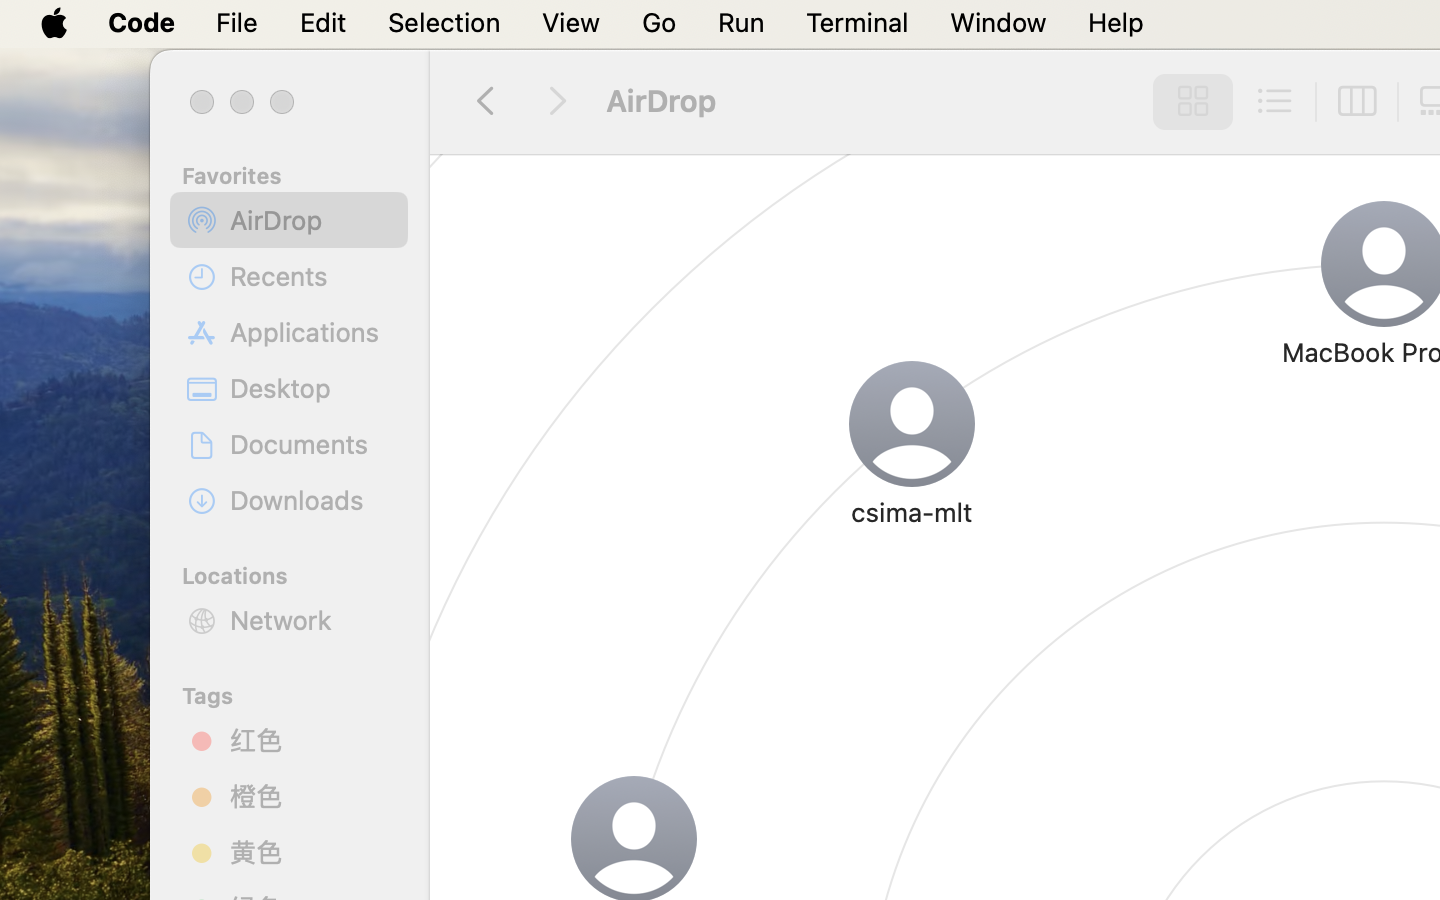  I want to click on 'AirDrop', so click(311, 219).